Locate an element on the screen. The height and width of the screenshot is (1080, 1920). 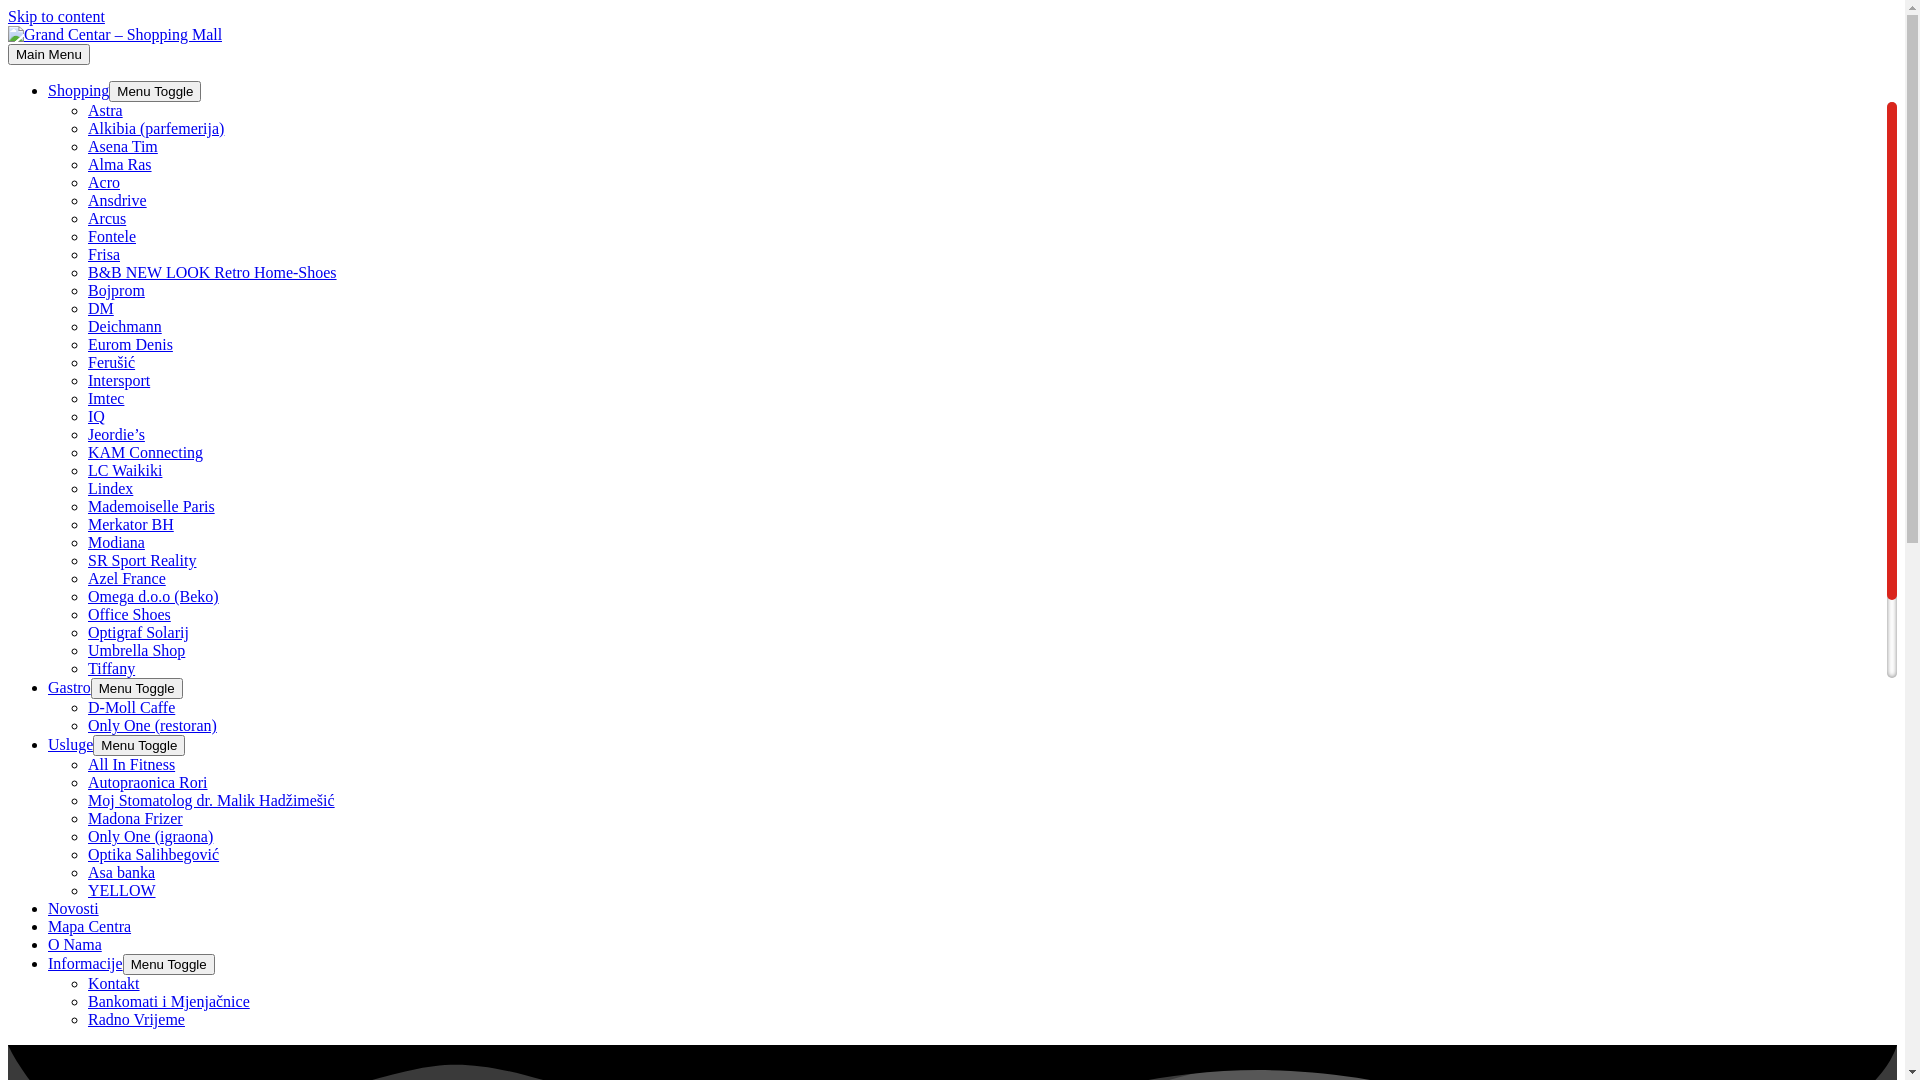
'Asa banka' is located at coordinates (120, 871).